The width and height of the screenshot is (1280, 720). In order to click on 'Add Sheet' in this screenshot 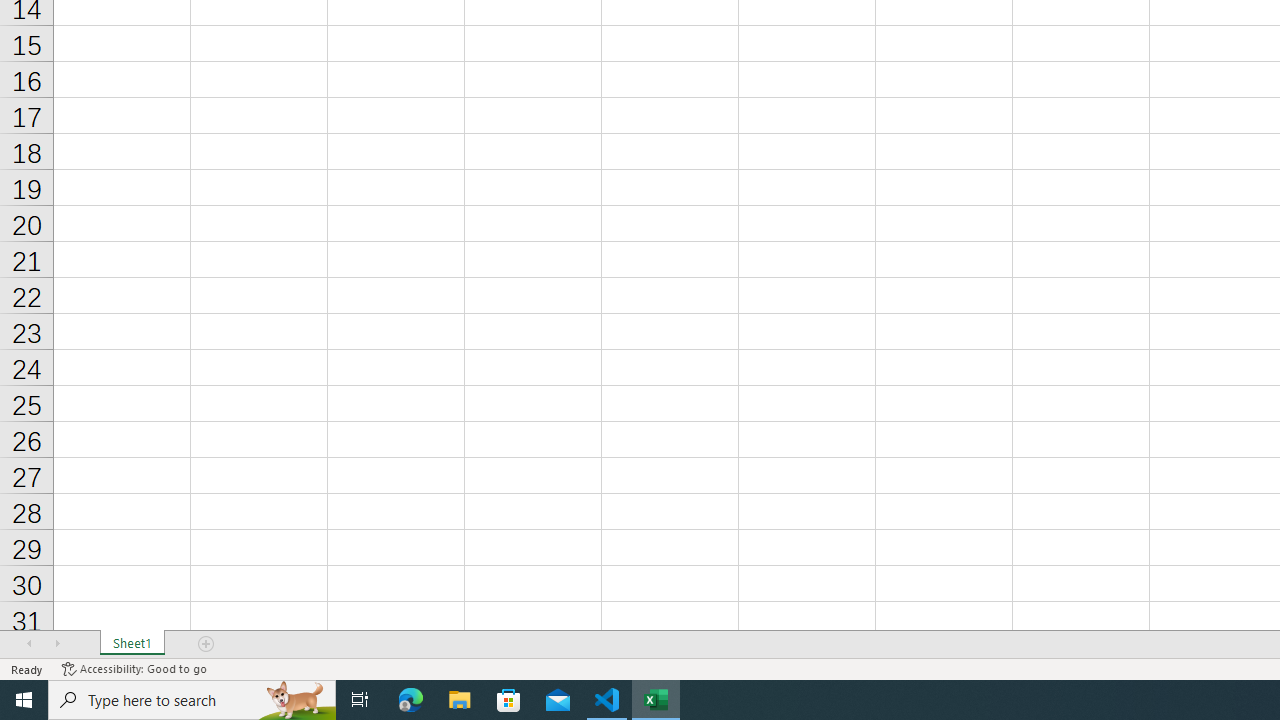, I will do `click(207, 644)`.